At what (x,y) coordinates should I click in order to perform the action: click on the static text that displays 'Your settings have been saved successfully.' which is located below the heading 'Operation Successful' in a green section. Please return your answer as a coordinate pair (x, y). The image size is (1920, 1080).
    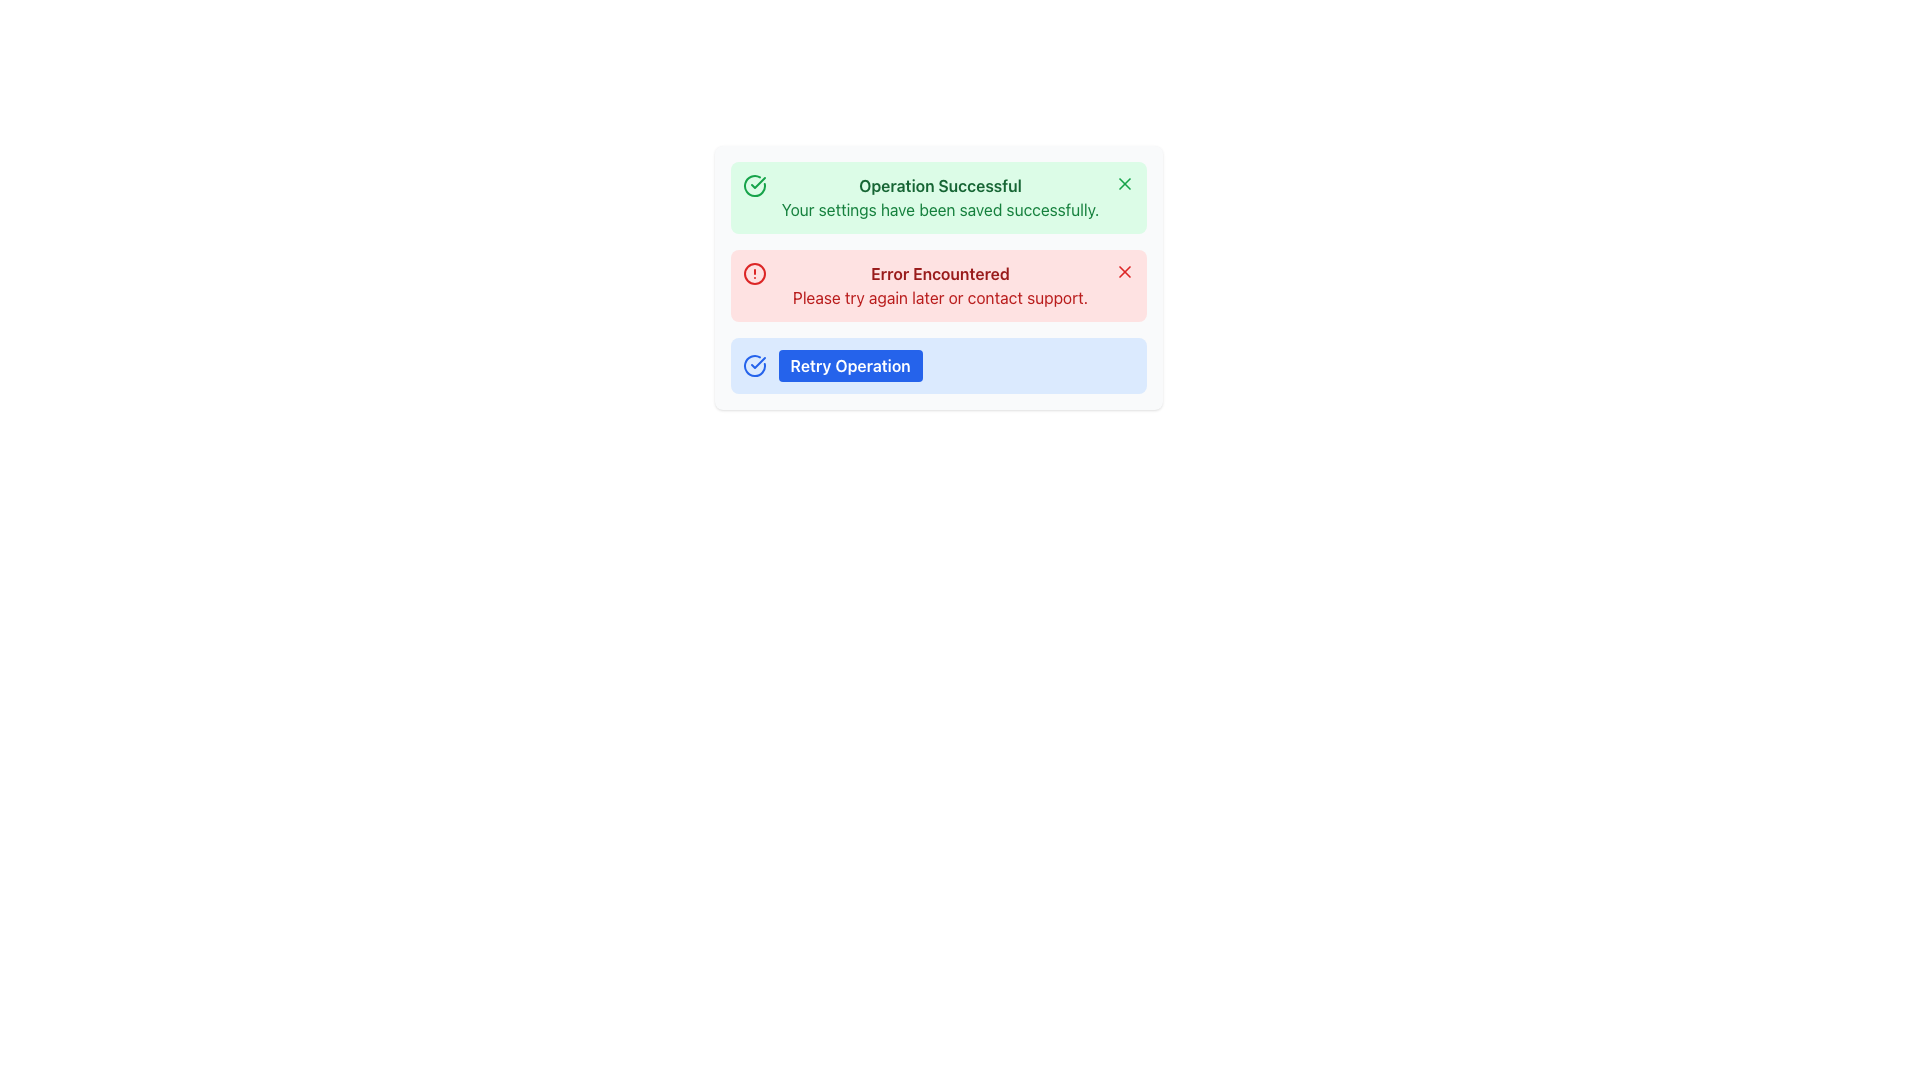
    Looking at the image, I should click on (939, 209).